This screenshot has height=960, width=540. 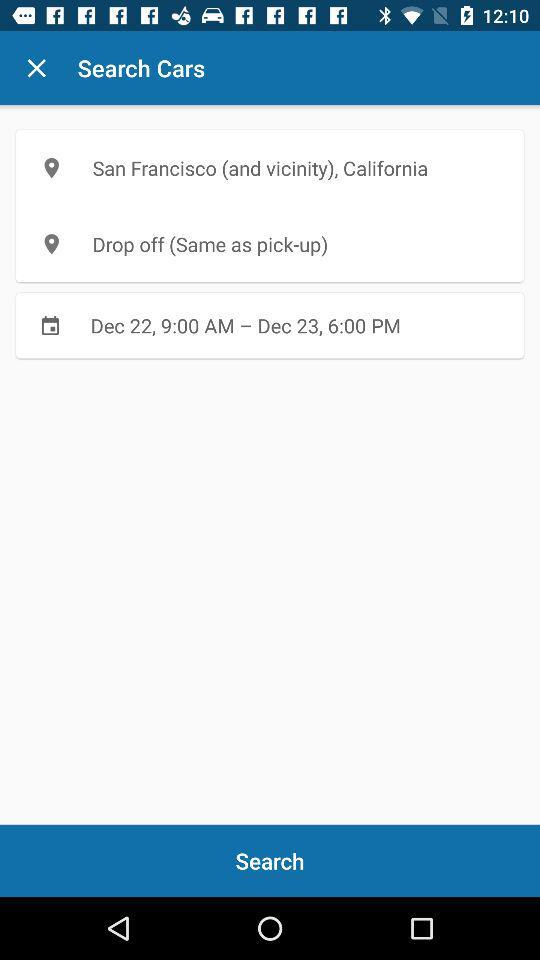 I want to click on icon above the drop off same, so click(x=270, y=167).